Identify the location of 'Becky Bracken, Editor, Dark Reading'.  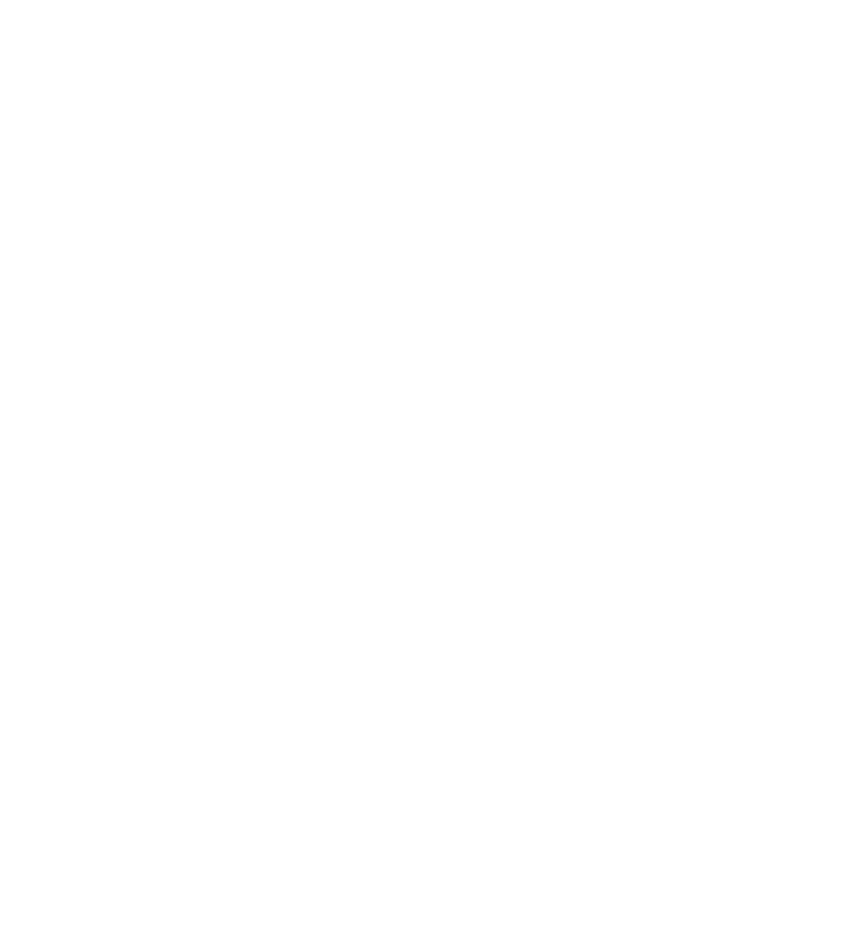
(298, 486).